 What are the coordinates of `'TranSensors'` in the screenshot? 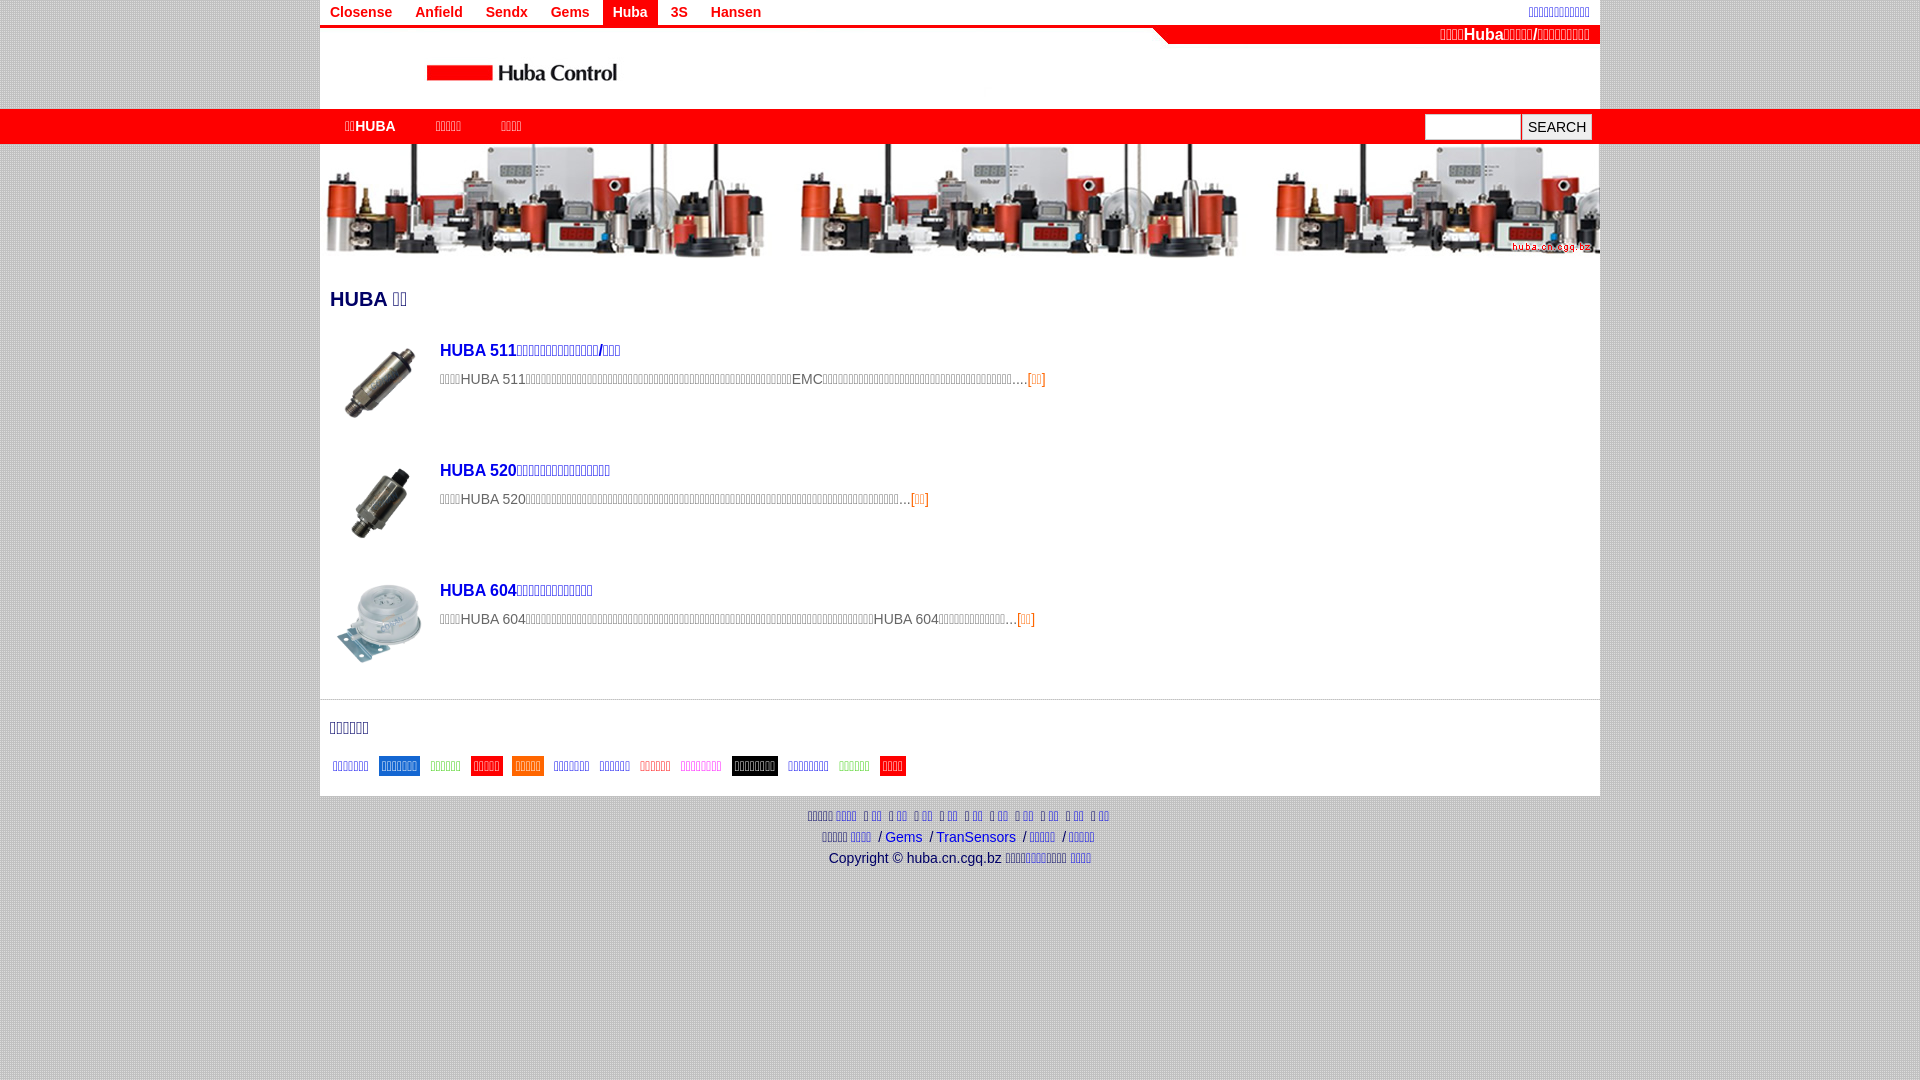 It's located at (975, 837).